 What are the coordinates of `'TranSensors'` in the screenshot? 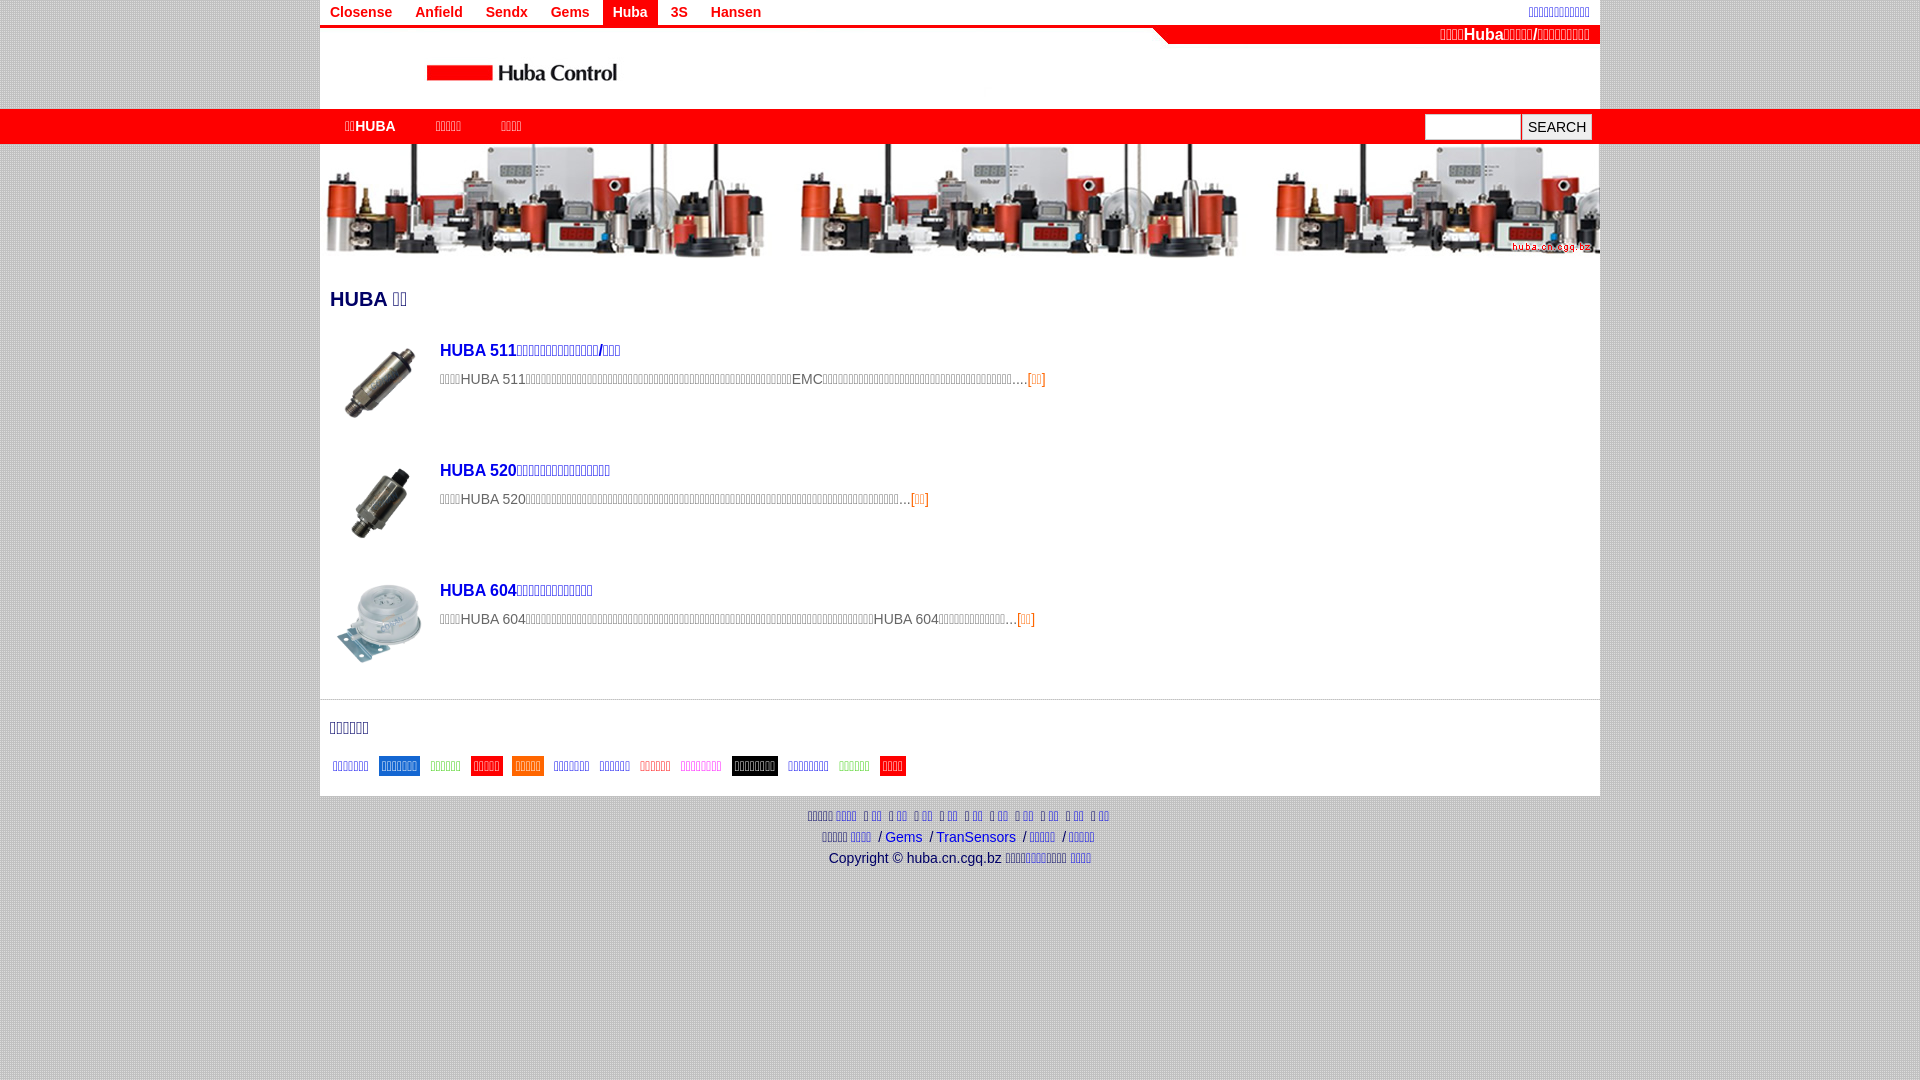 It's located at (975, 837).